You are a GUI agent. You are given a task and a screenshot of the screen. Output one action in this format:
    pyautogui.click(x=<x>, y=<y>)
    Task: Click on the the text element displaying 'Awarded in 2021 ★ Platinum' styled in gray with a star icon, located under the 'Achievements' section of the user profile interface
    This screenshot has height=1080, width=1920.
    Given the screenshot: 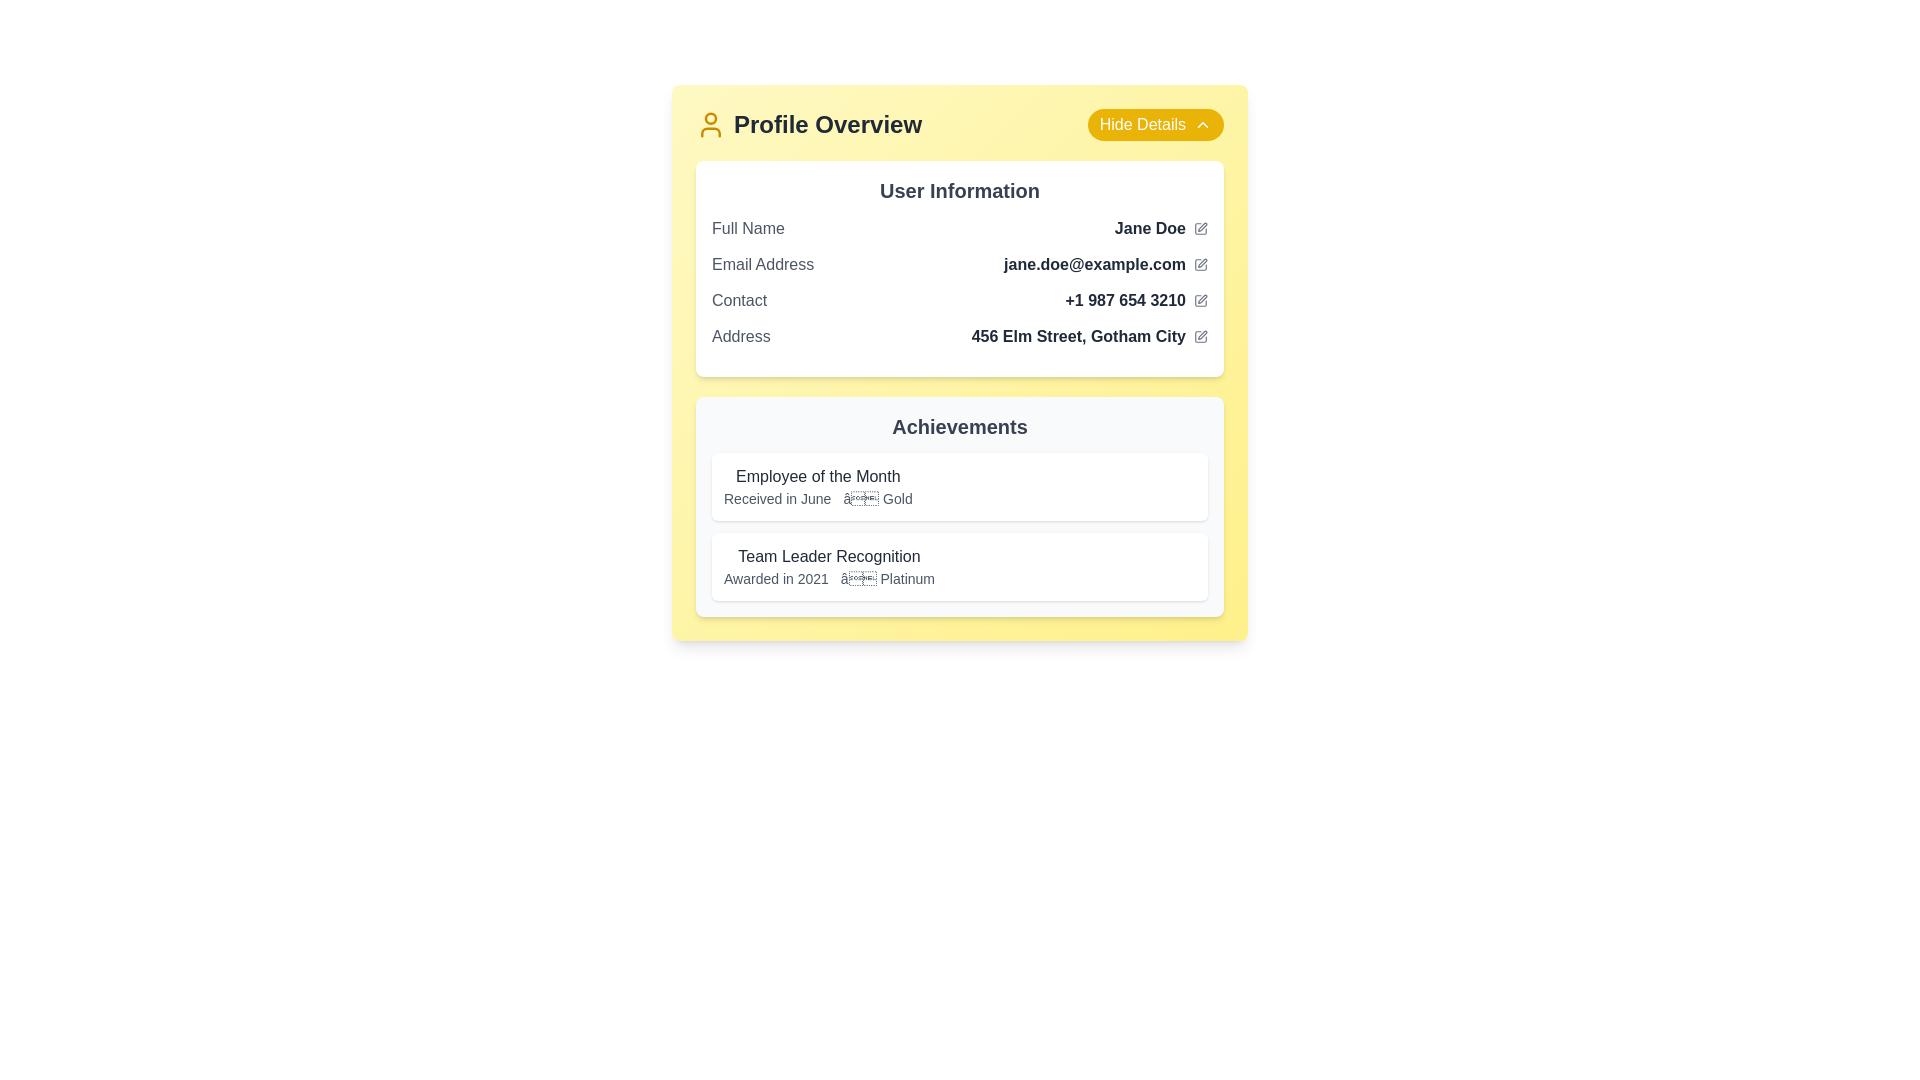 What is the action you would take?
    pyautogui.click(x=829, y=578)
    